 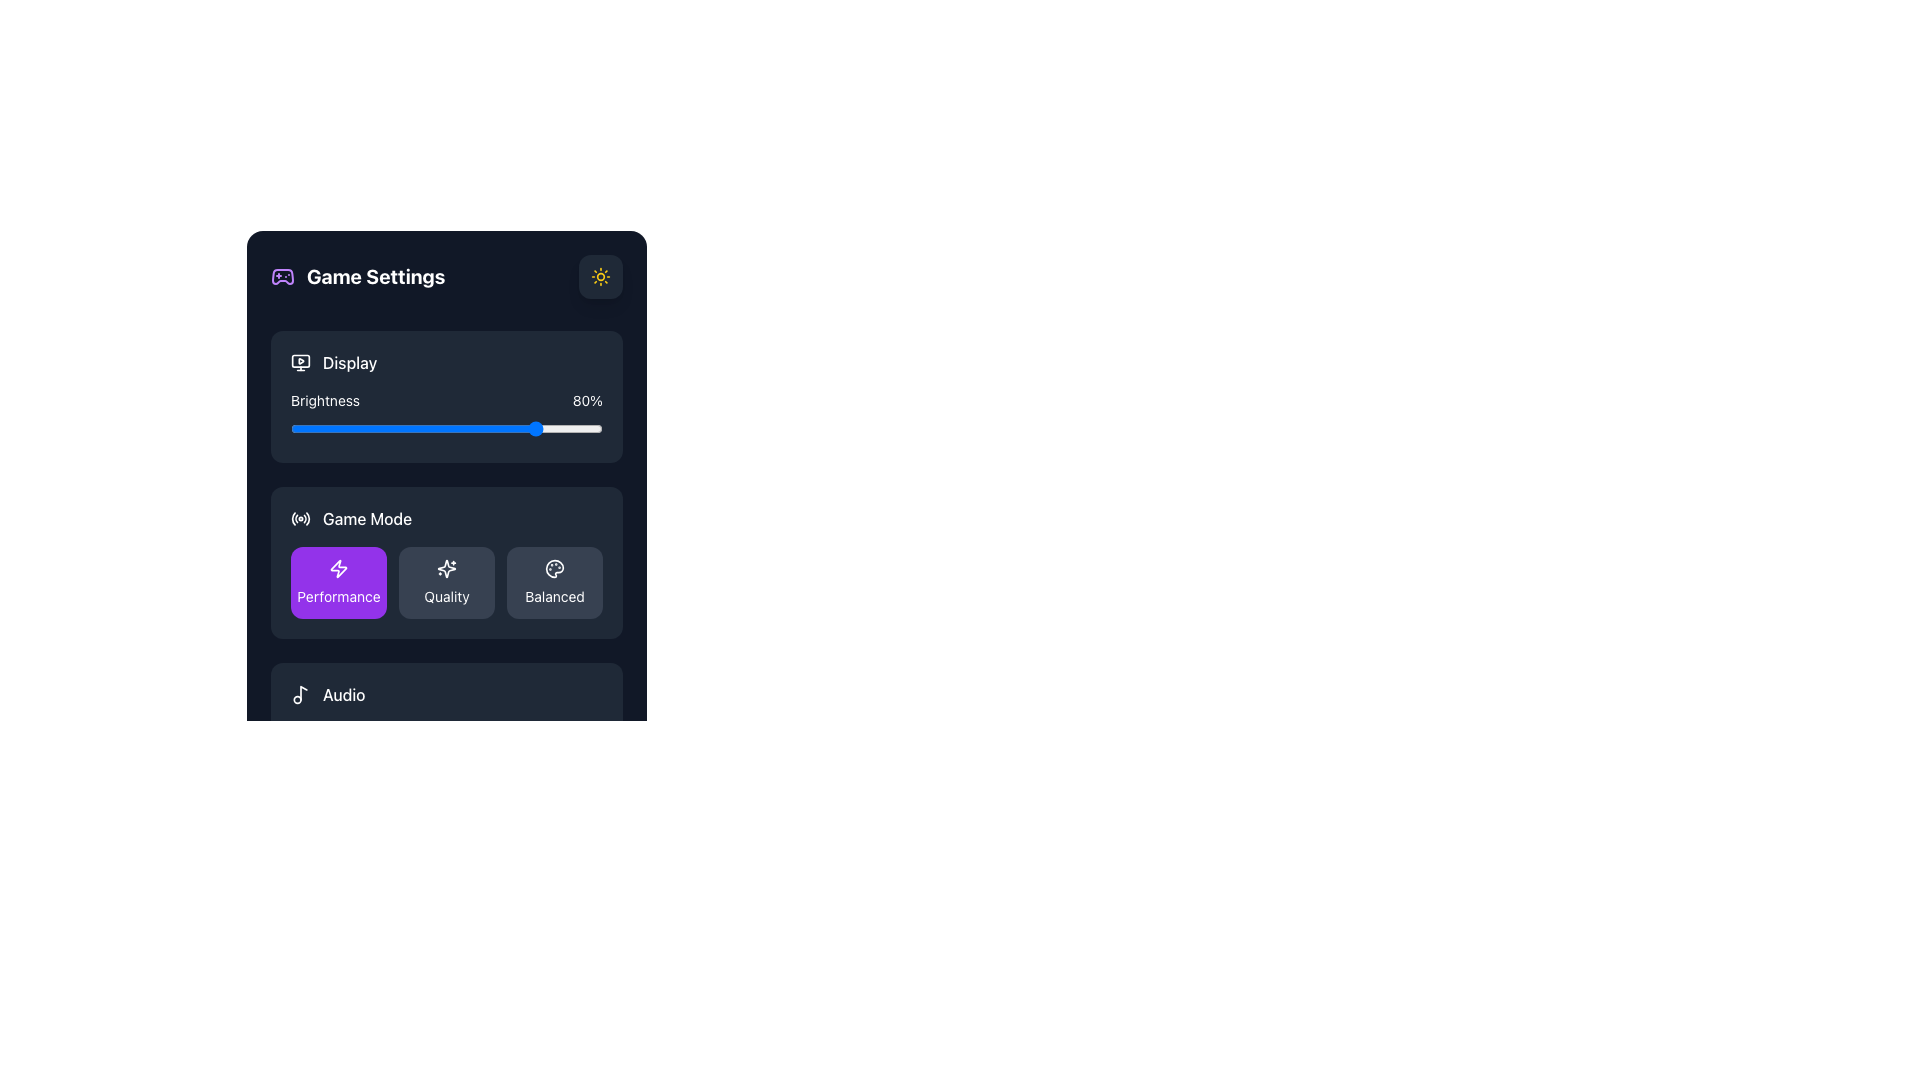 What do you see at coordinates (350, 362) in the screenshot?
I see `text label that serves as a section title for the 'Display' settings, located to the right of a monitor icon` at bounding box center [350, 362].